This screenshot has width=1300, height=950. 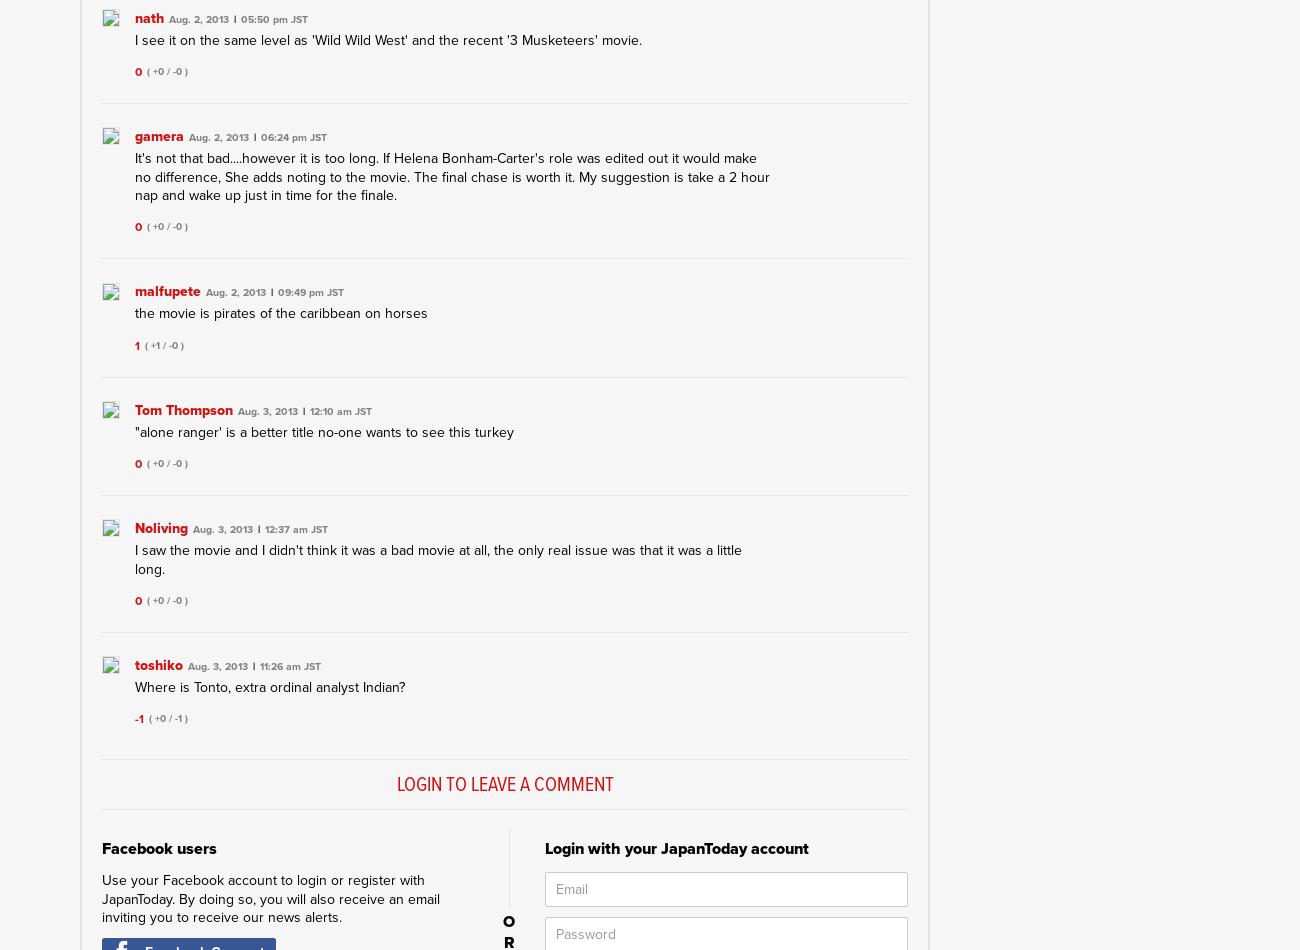 What do you see at coordinates (148, 17) in the screenshot?
I see `'nath'` at bounding box center [148, 17].